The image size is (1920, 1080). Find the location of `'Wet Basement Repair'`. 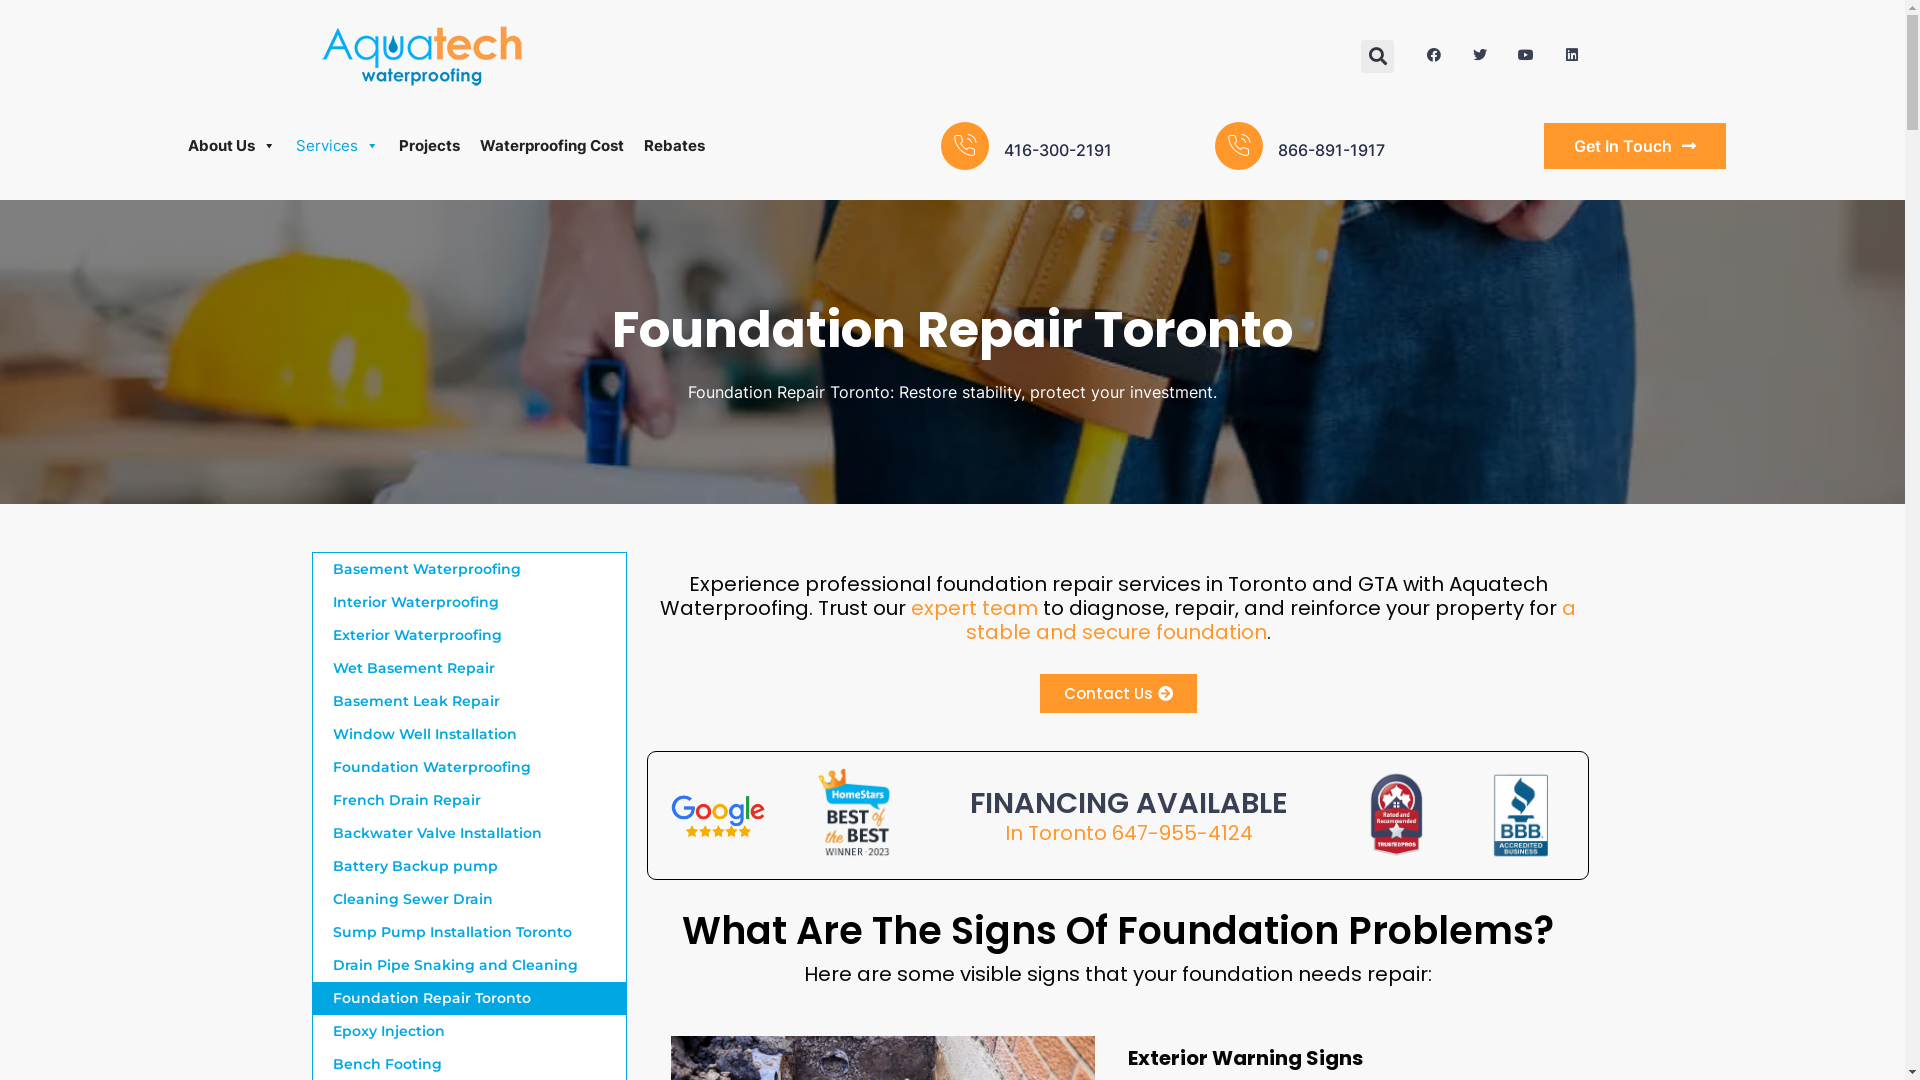

'Wet Basement Repair' is located at coordinates (468, 668).